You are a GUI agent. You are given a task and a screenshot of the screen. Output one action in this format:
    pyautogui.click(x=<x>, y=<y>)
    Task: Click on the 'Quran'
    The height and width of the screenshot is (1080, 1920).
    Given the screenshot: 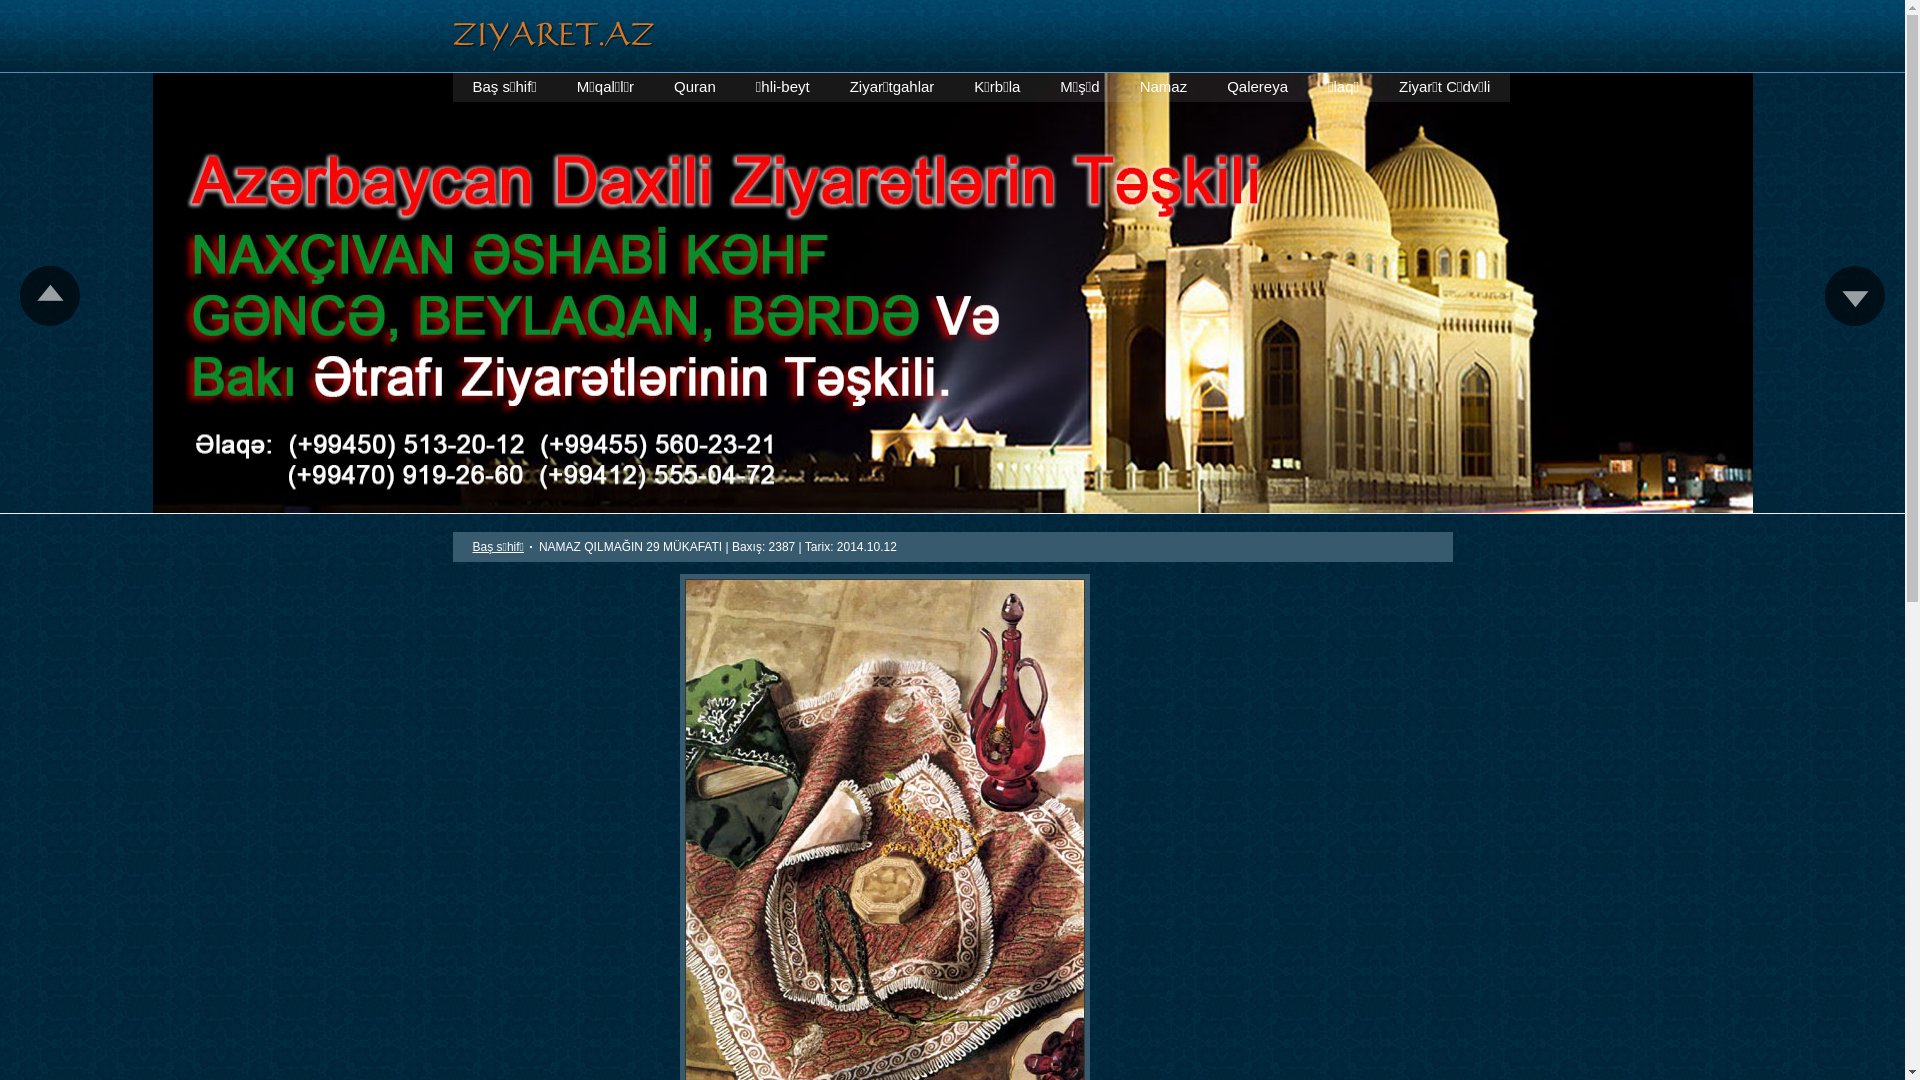 What is the action you would take?
    pyautogui.click(x=695, y=86)
    